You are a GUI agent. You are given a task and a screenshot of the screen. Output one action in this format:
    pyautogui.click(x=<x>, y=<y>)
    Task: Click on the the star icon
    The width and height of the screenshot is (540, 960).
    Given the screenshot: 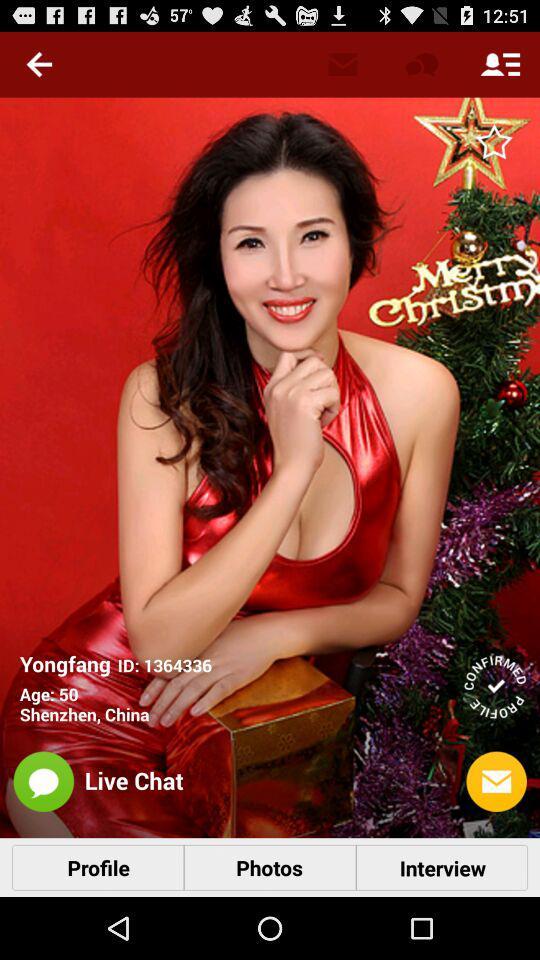 What is the action you would take?
    pyautogui.click(x=493, y=150)
    